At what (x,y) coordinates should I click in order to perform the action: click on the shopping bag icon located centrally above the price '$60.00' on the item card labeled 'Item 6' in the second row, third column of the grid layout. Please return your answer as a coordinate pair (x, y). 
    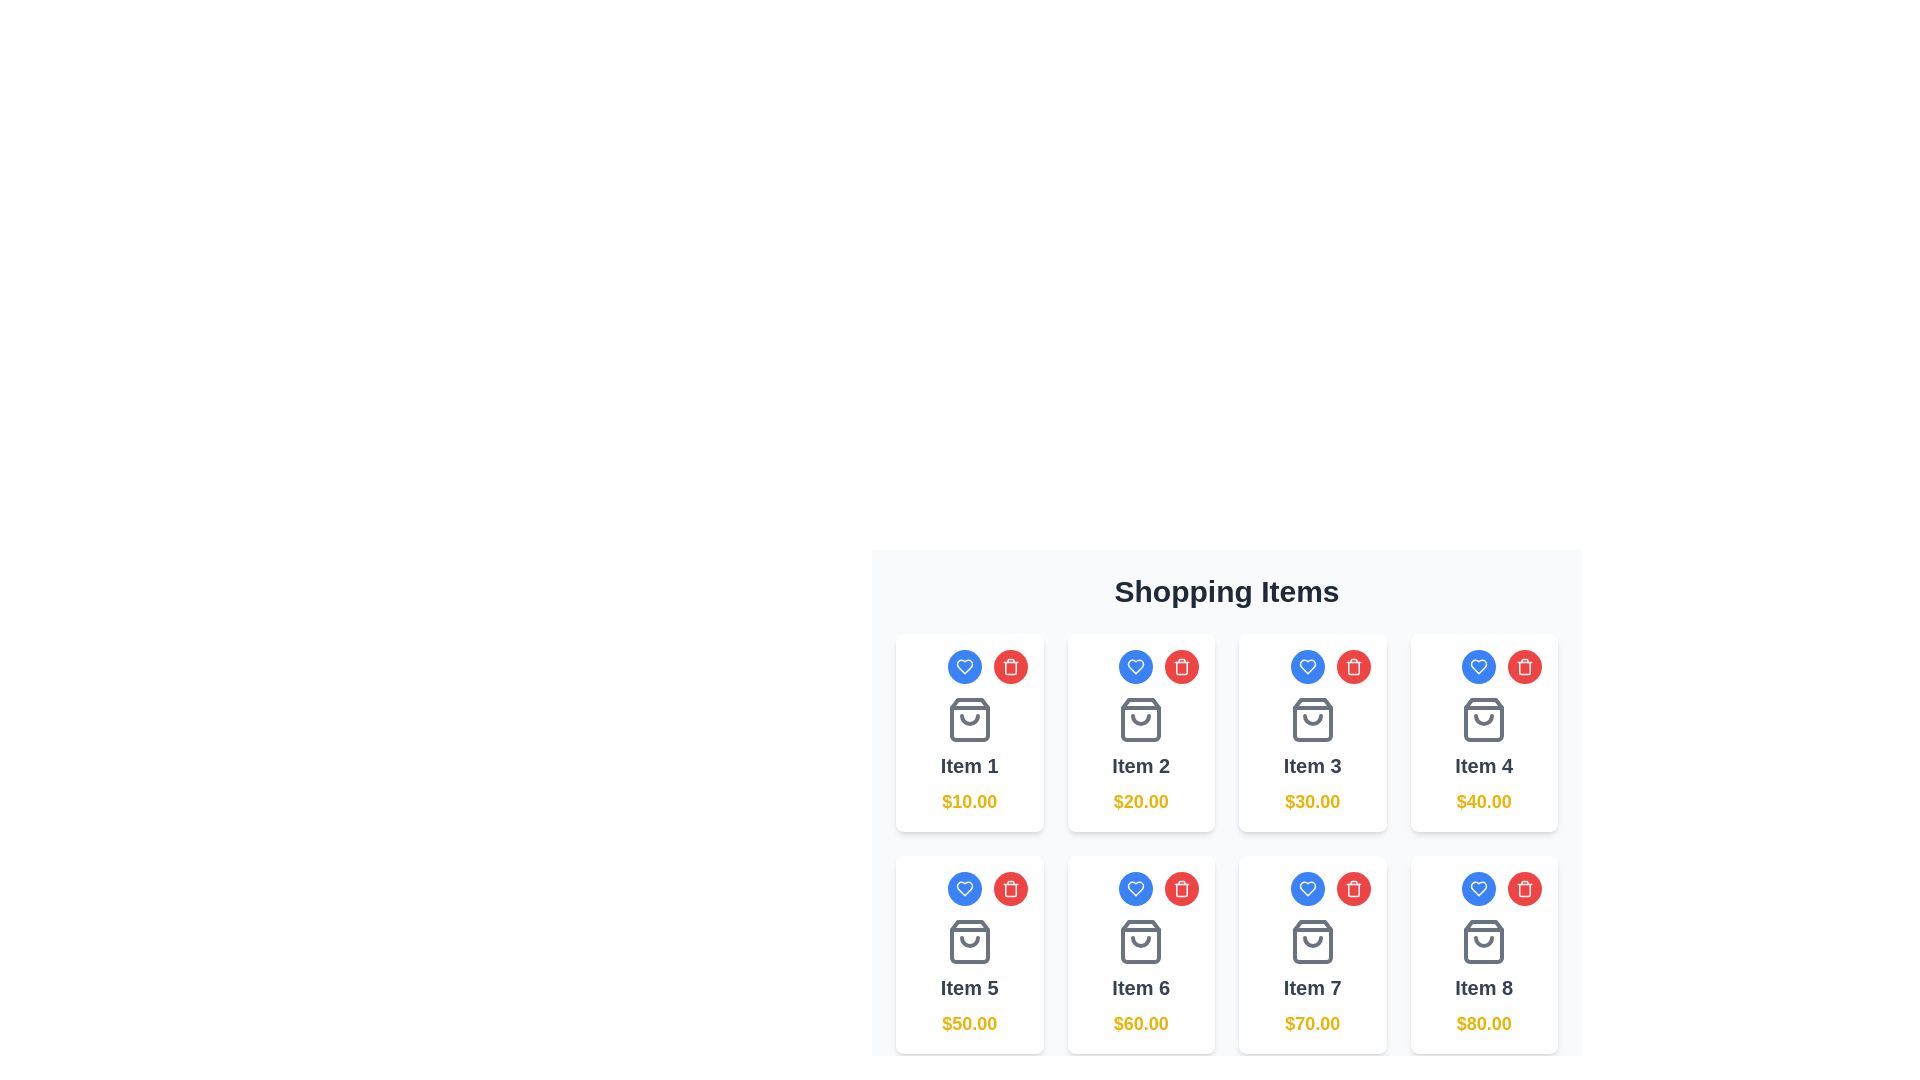
    Looking at the image, I should click on (1141, 941).